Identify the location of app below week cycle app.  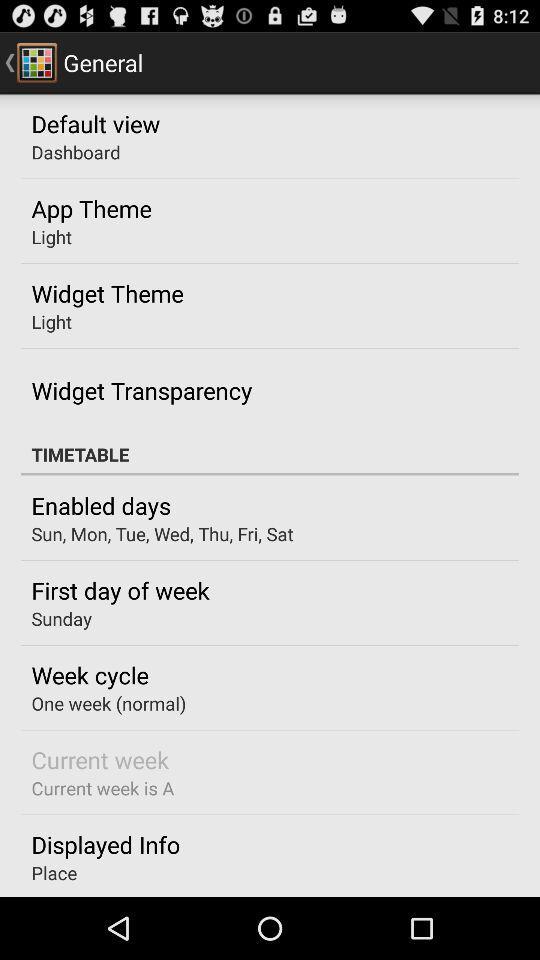
(108, 703).